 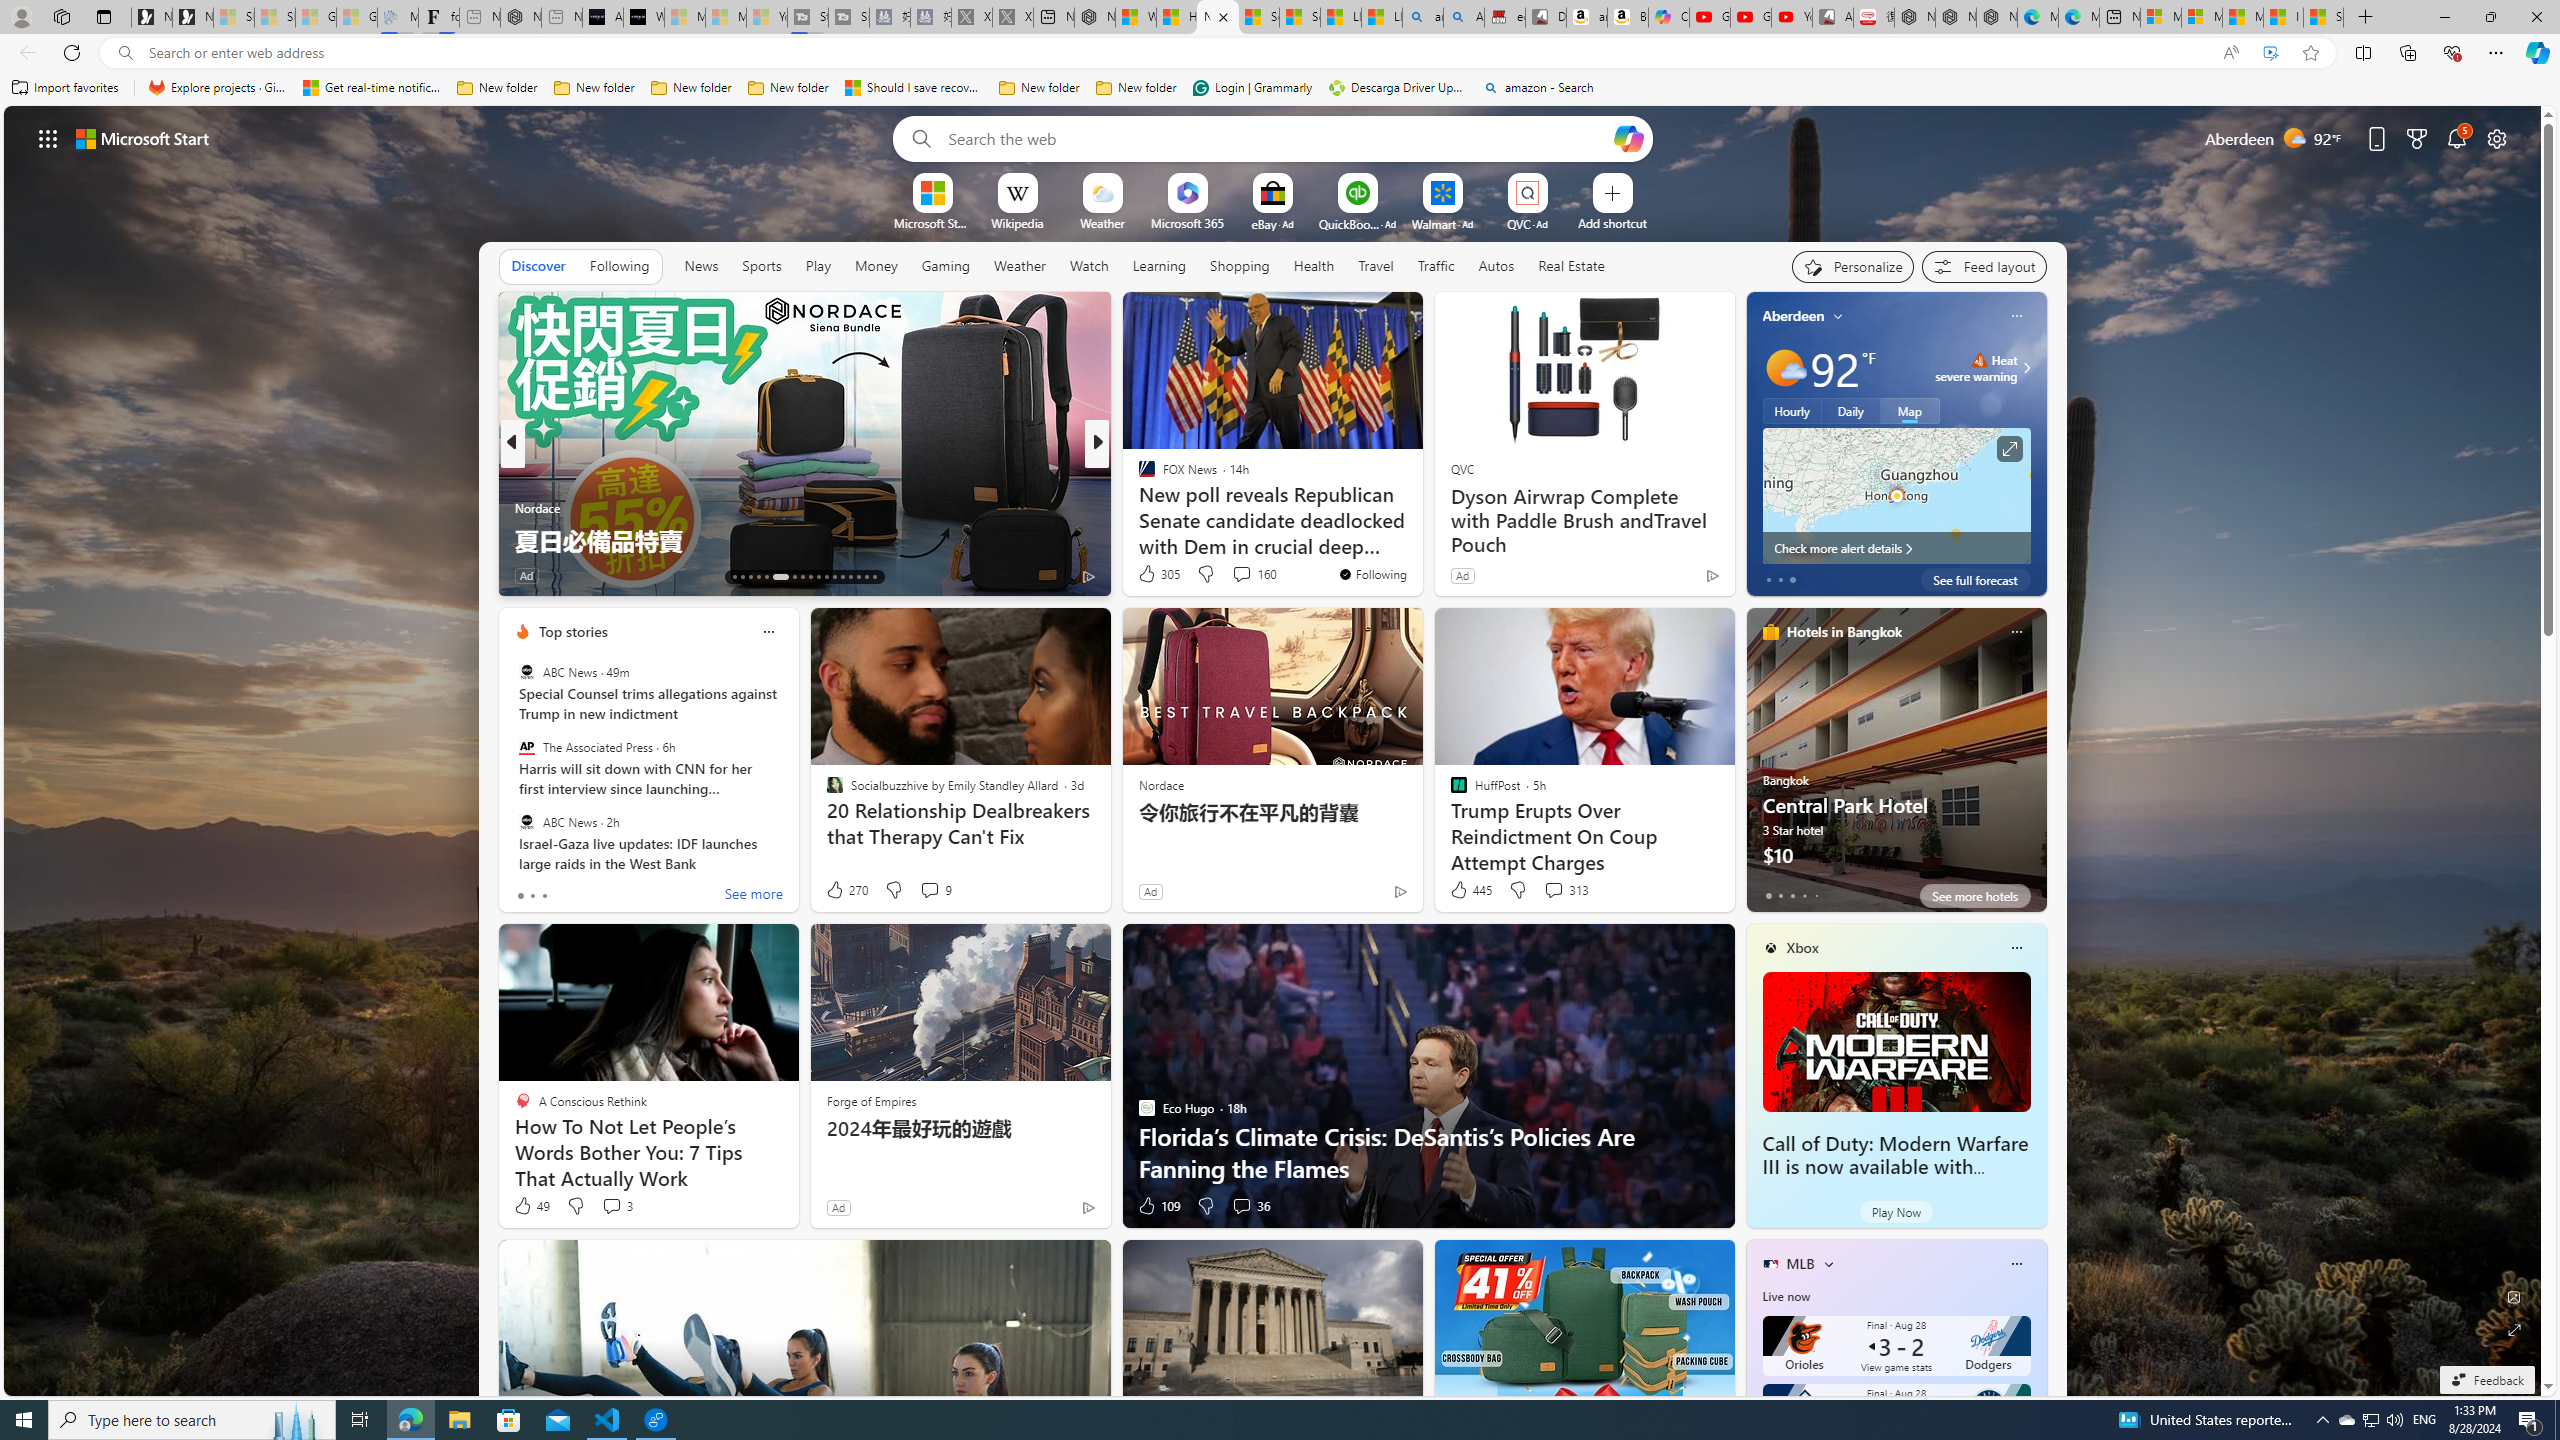 I want to click on 'MLB', so click(x=1799, y=1263).